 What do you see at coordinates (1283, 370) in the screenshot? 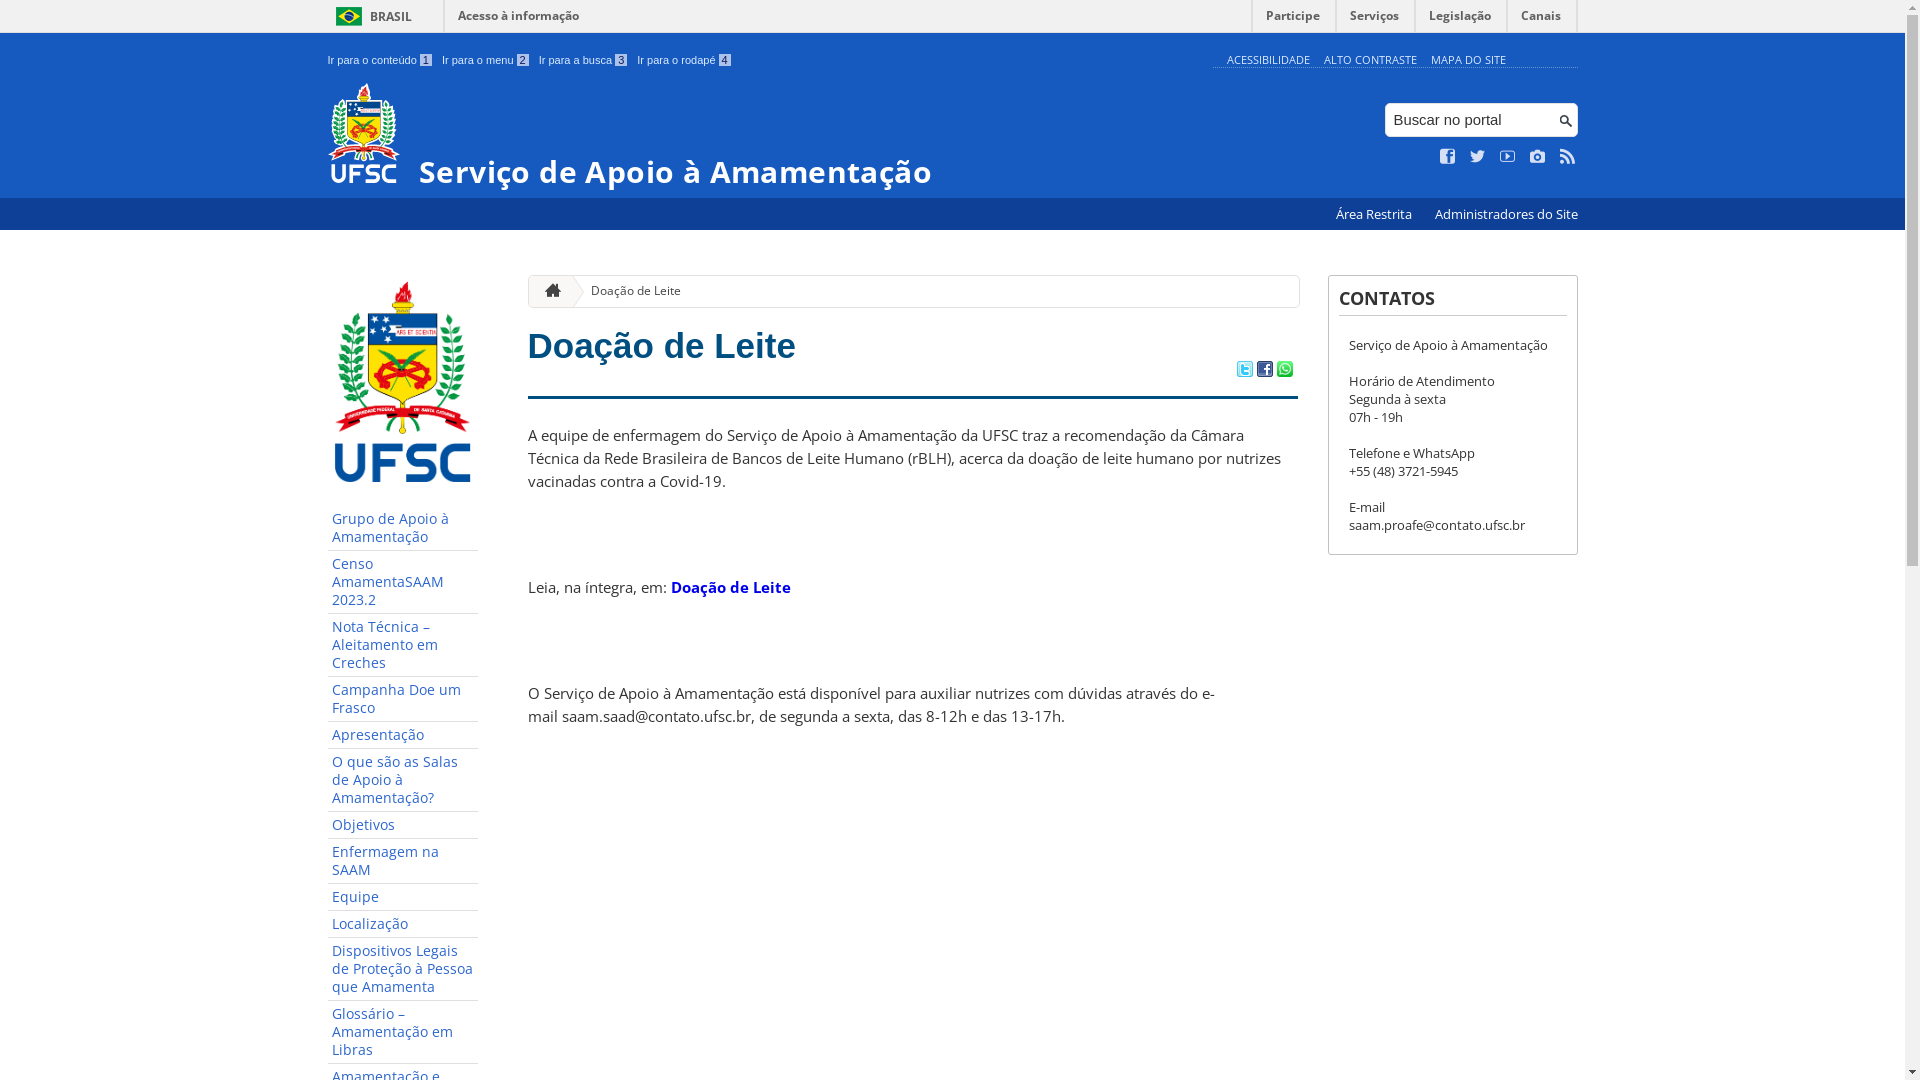
I see `'Compartilhar no WhatsApp'` at bounding box center [1283, 370].